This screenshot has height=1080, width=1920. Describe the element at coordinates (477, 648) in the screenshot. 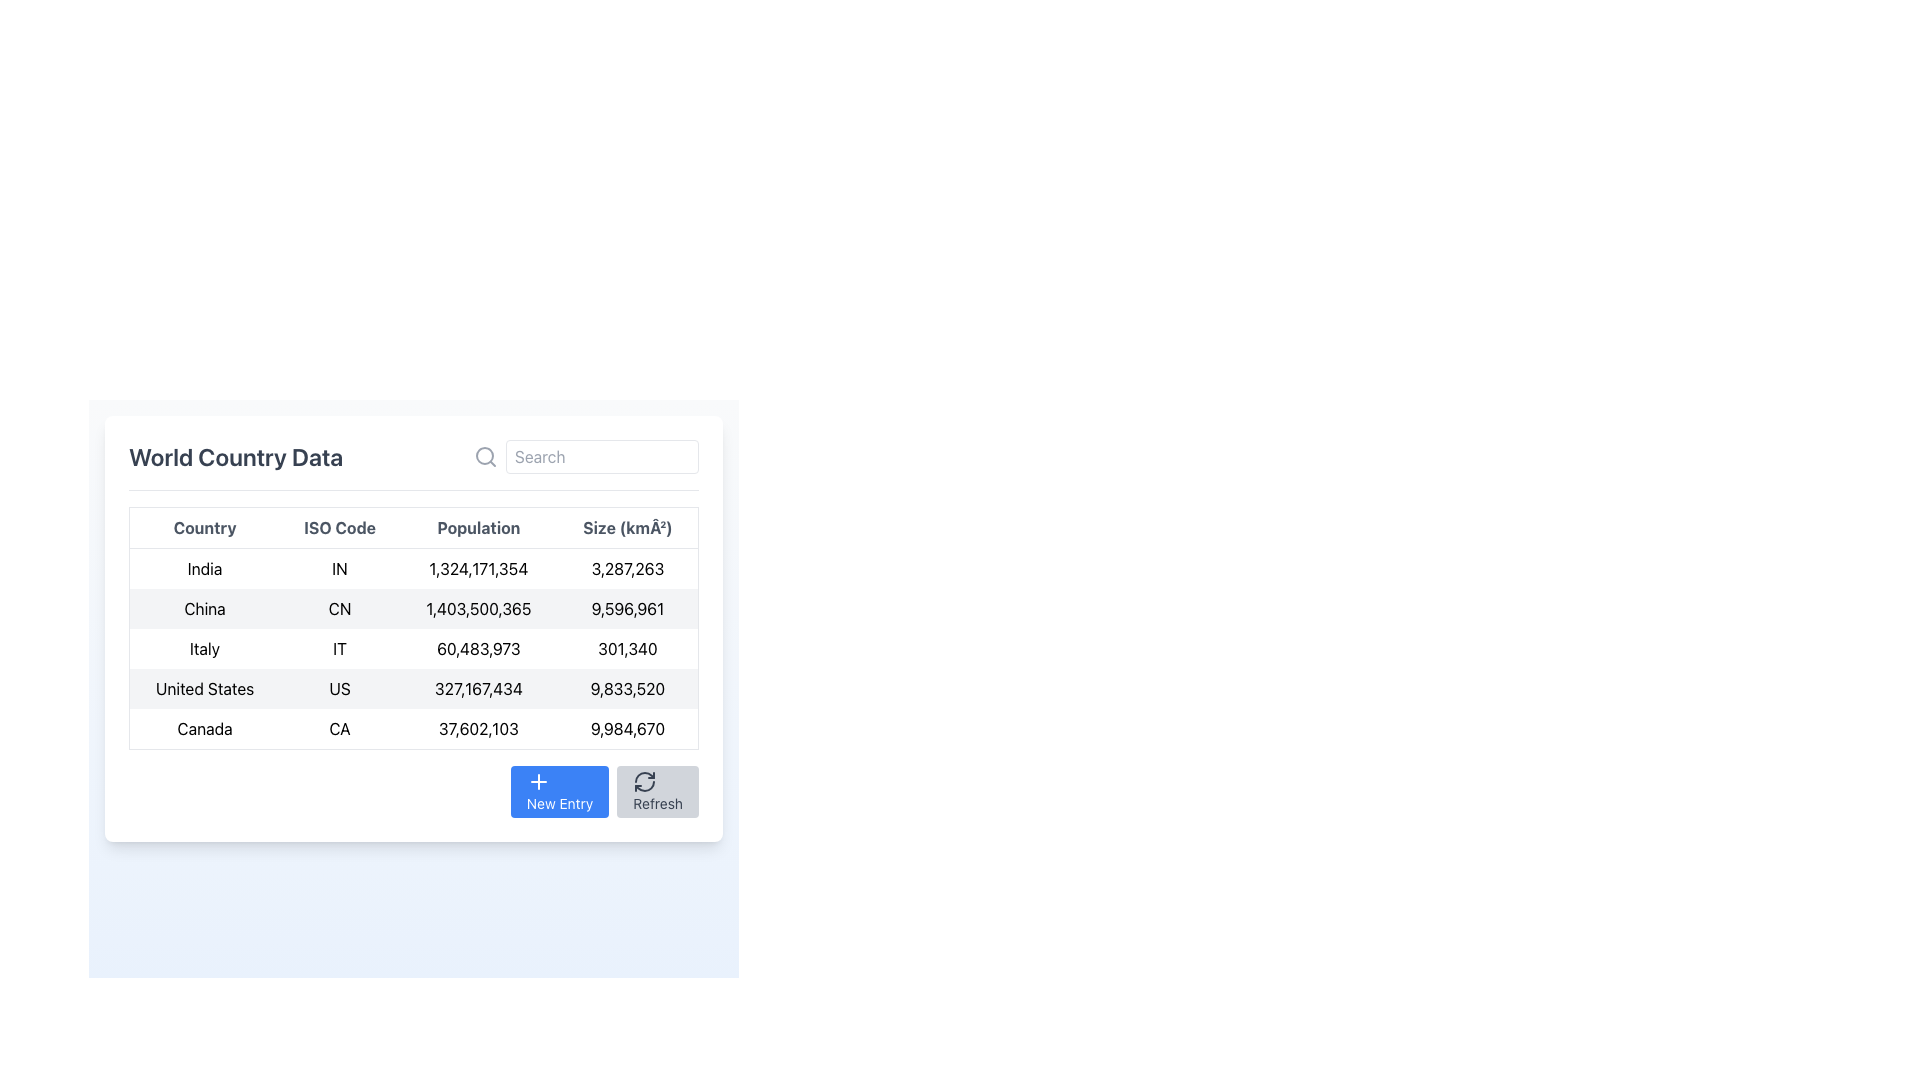

I see `the numeric population representation ('60,483,973')` at that location.